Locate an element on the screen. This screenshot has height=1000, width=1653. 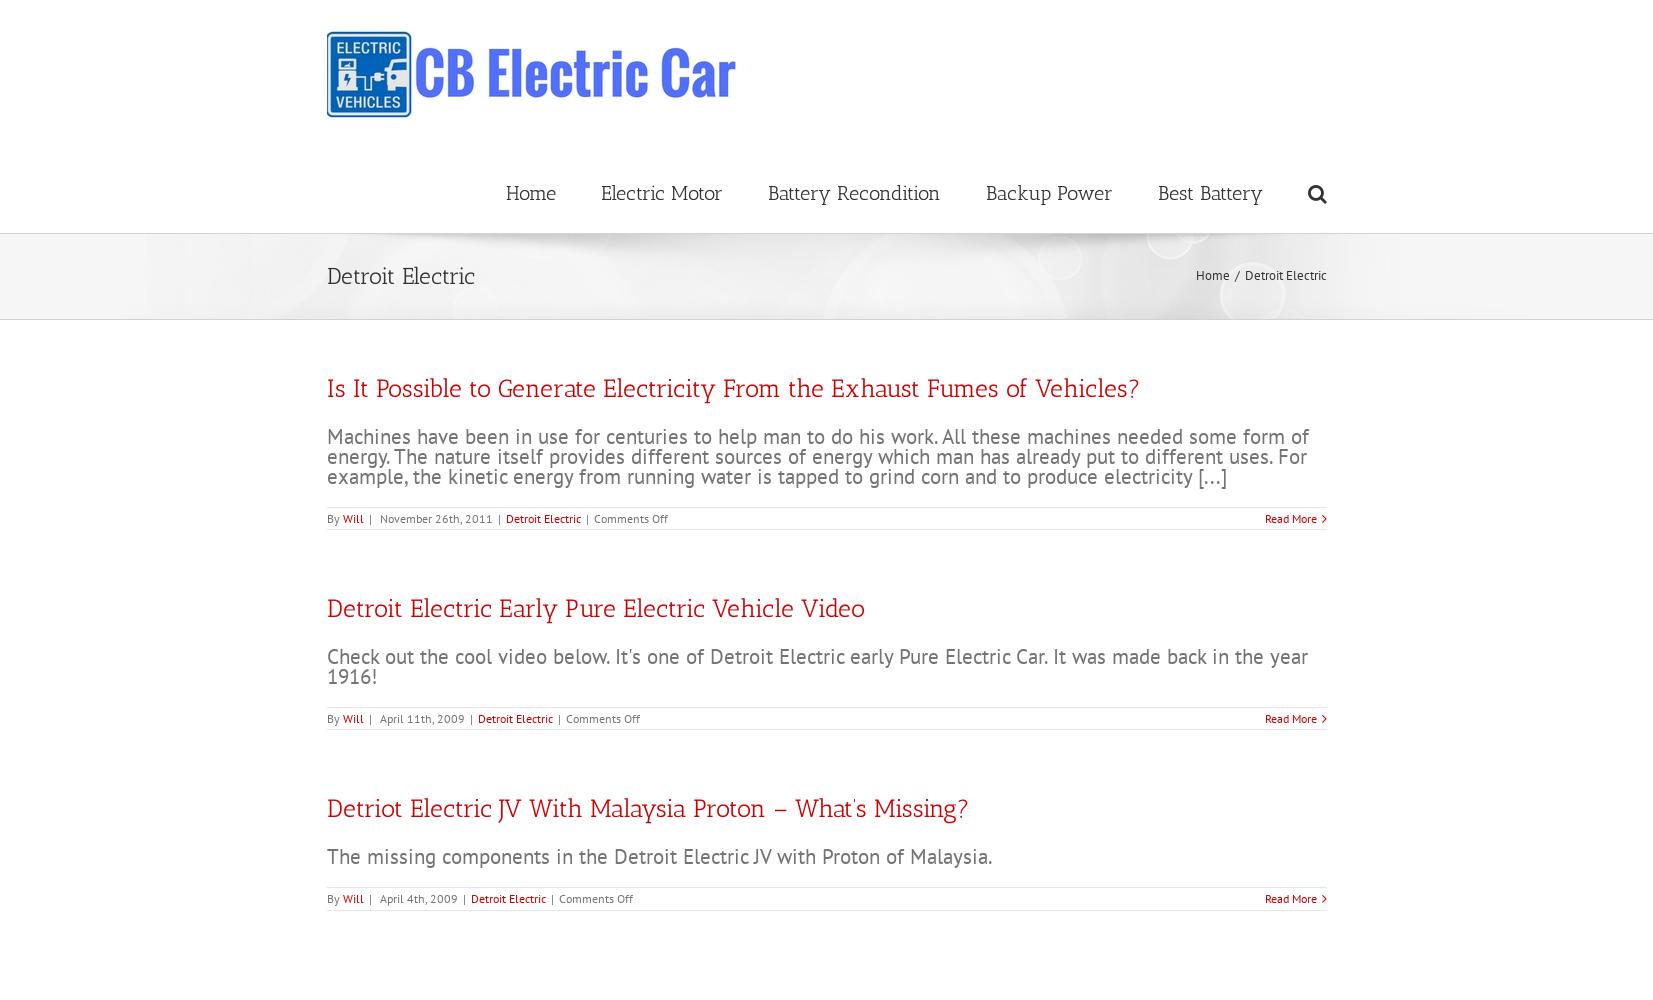
'April 4th, 2009' is located at coordinates (417, 898).